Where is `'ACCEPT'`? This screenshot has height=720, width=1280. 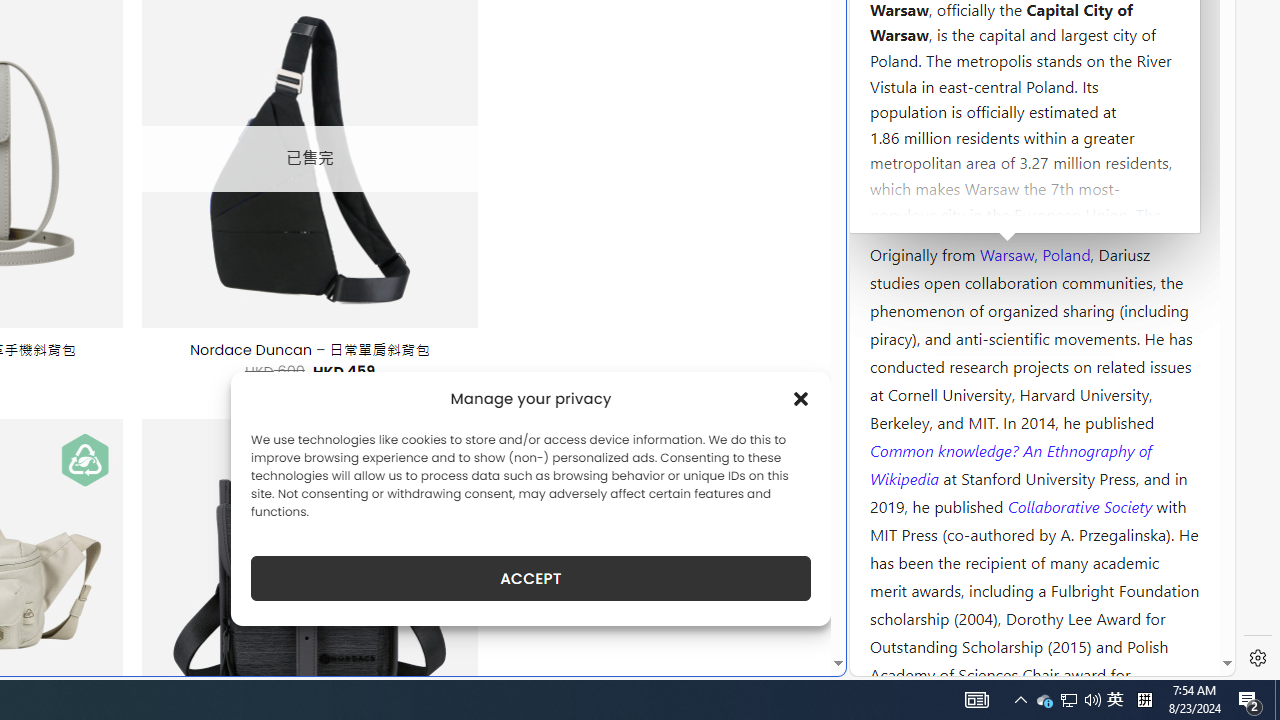 'ACCEPT' is located at coordinates (531, 578).